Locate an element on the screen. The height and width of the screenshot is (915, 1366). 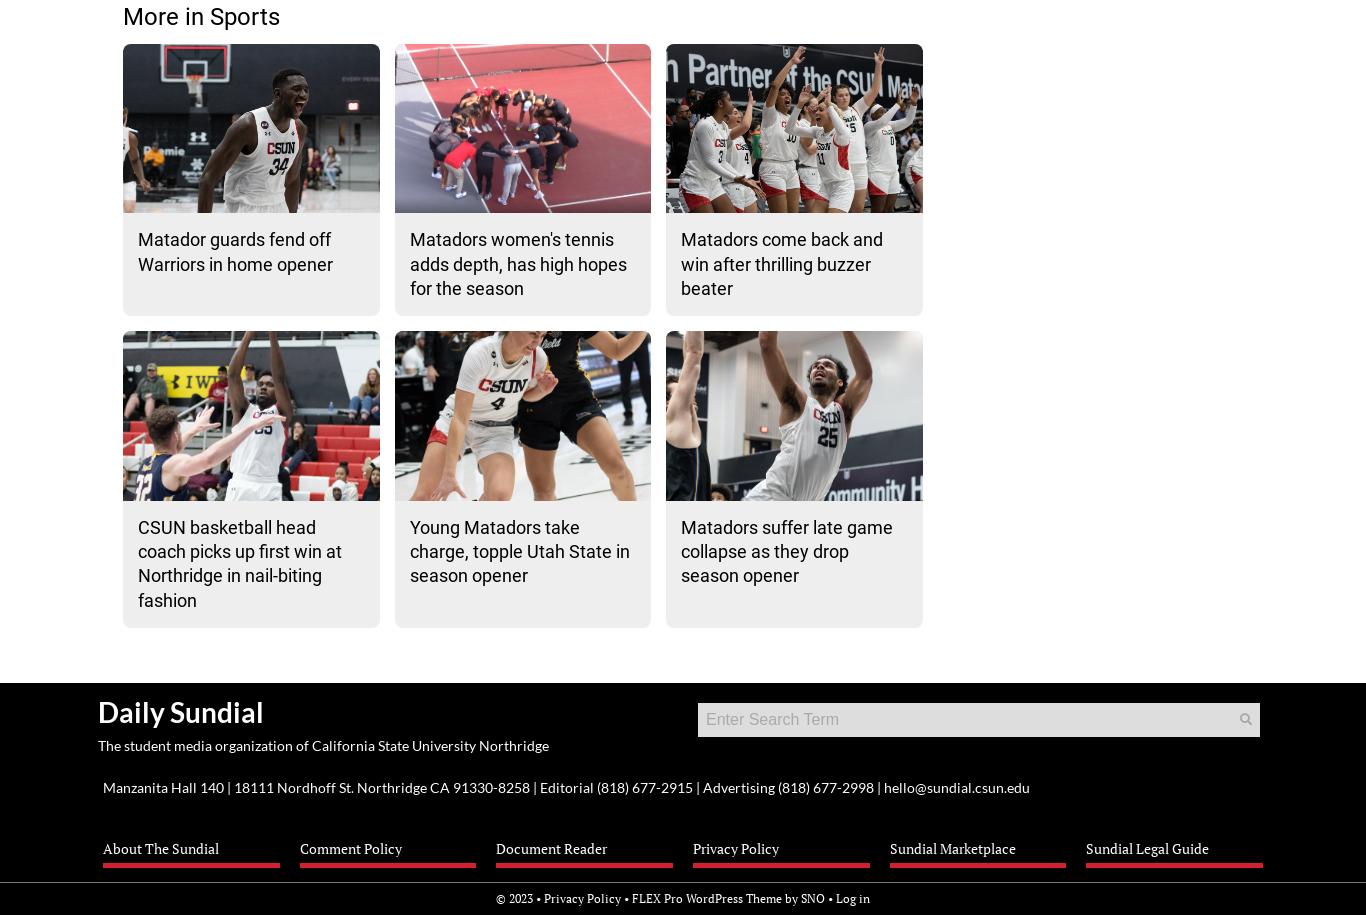
'More in Sports' is located at coordinates (200, 17).